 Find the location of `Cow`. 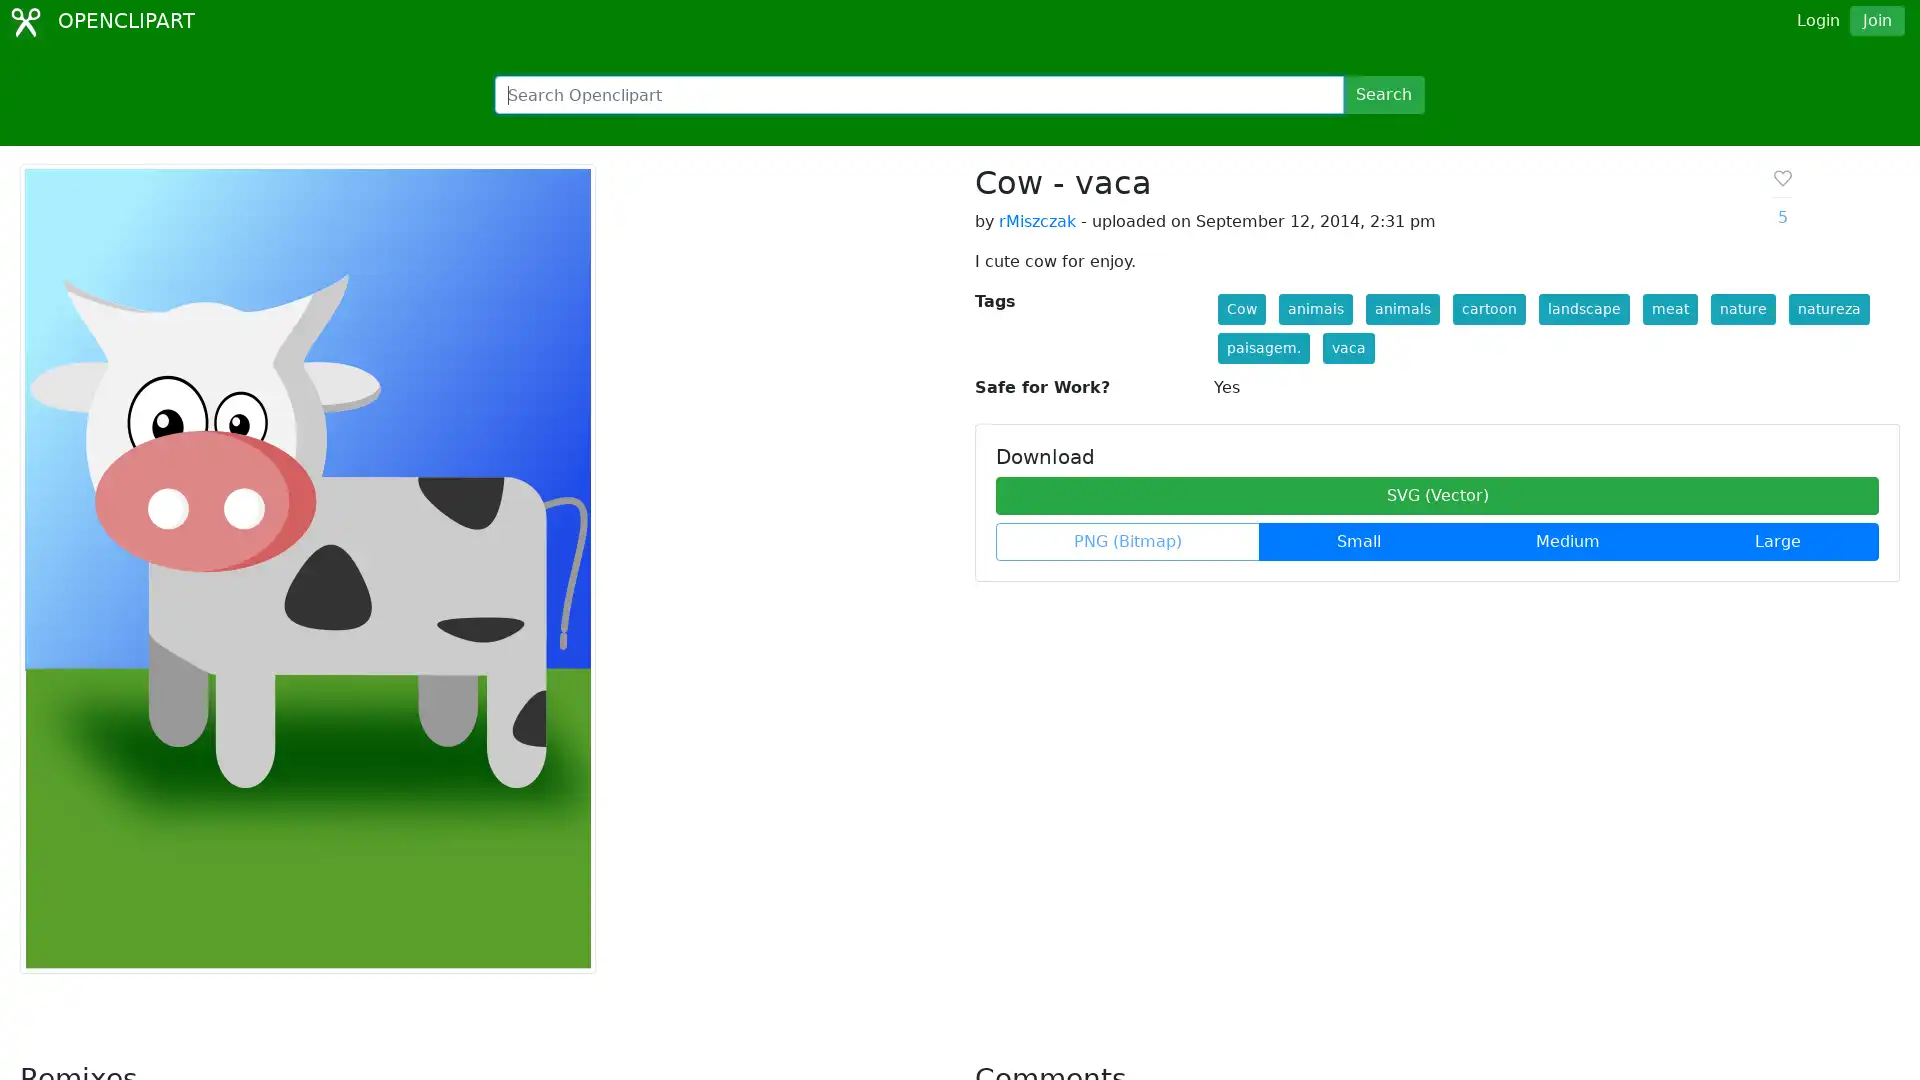

Cow is located at coordinates (1240, 309).